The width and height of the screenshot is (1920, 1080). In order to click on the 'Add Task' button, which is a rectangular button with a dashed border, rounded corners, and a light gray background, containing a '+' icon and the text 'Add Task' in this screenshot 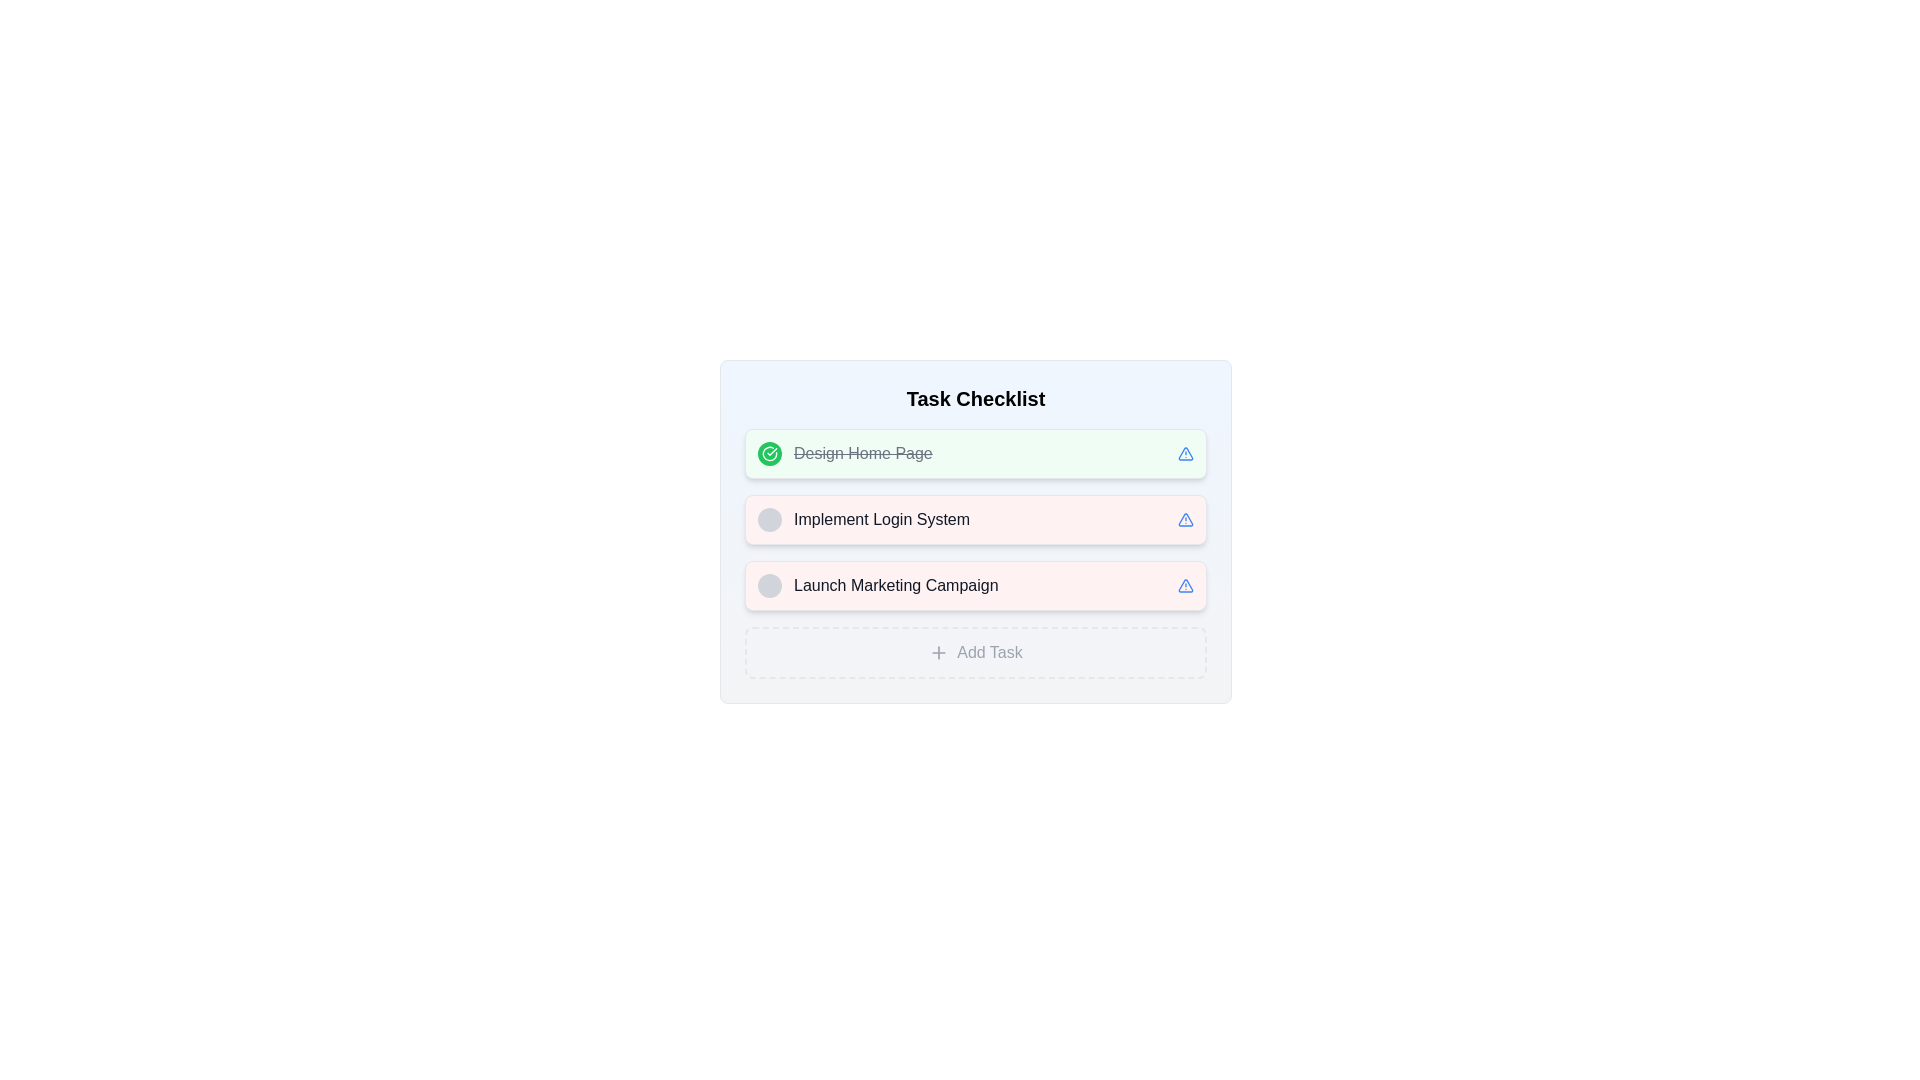, I will do `click(975, 652)`.